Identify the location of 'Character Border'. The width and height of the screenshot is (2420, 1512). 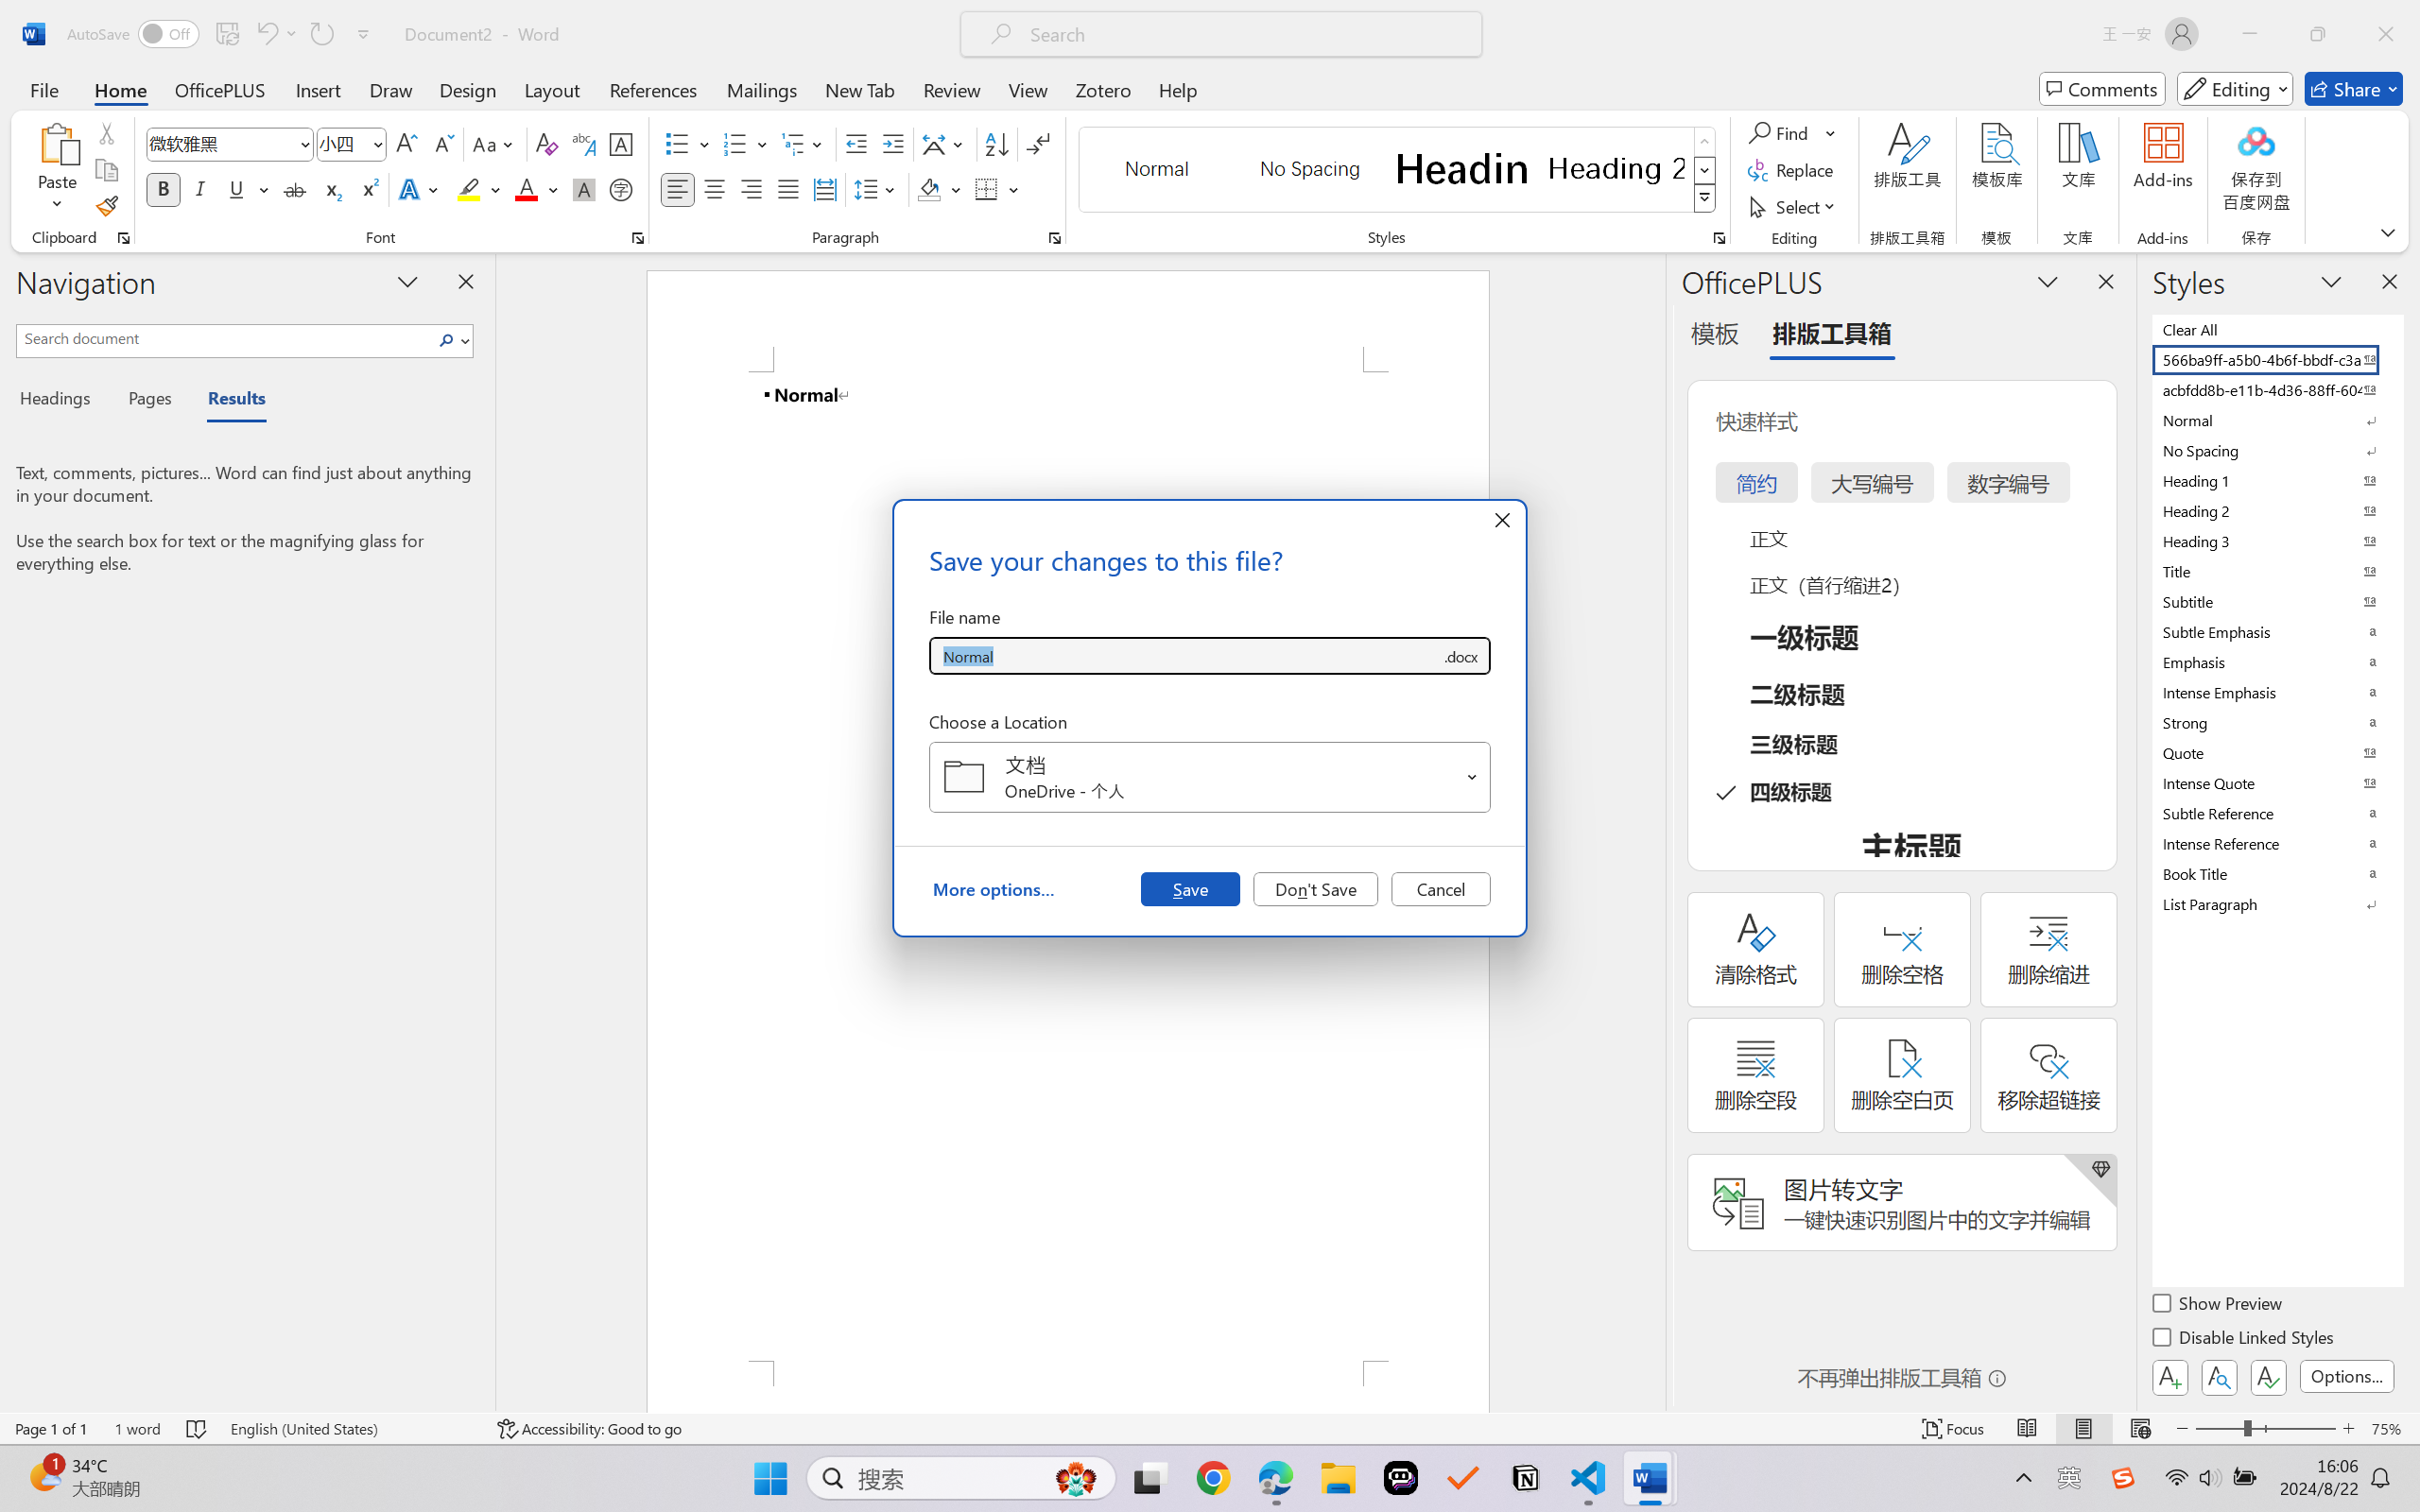
(621, 144).